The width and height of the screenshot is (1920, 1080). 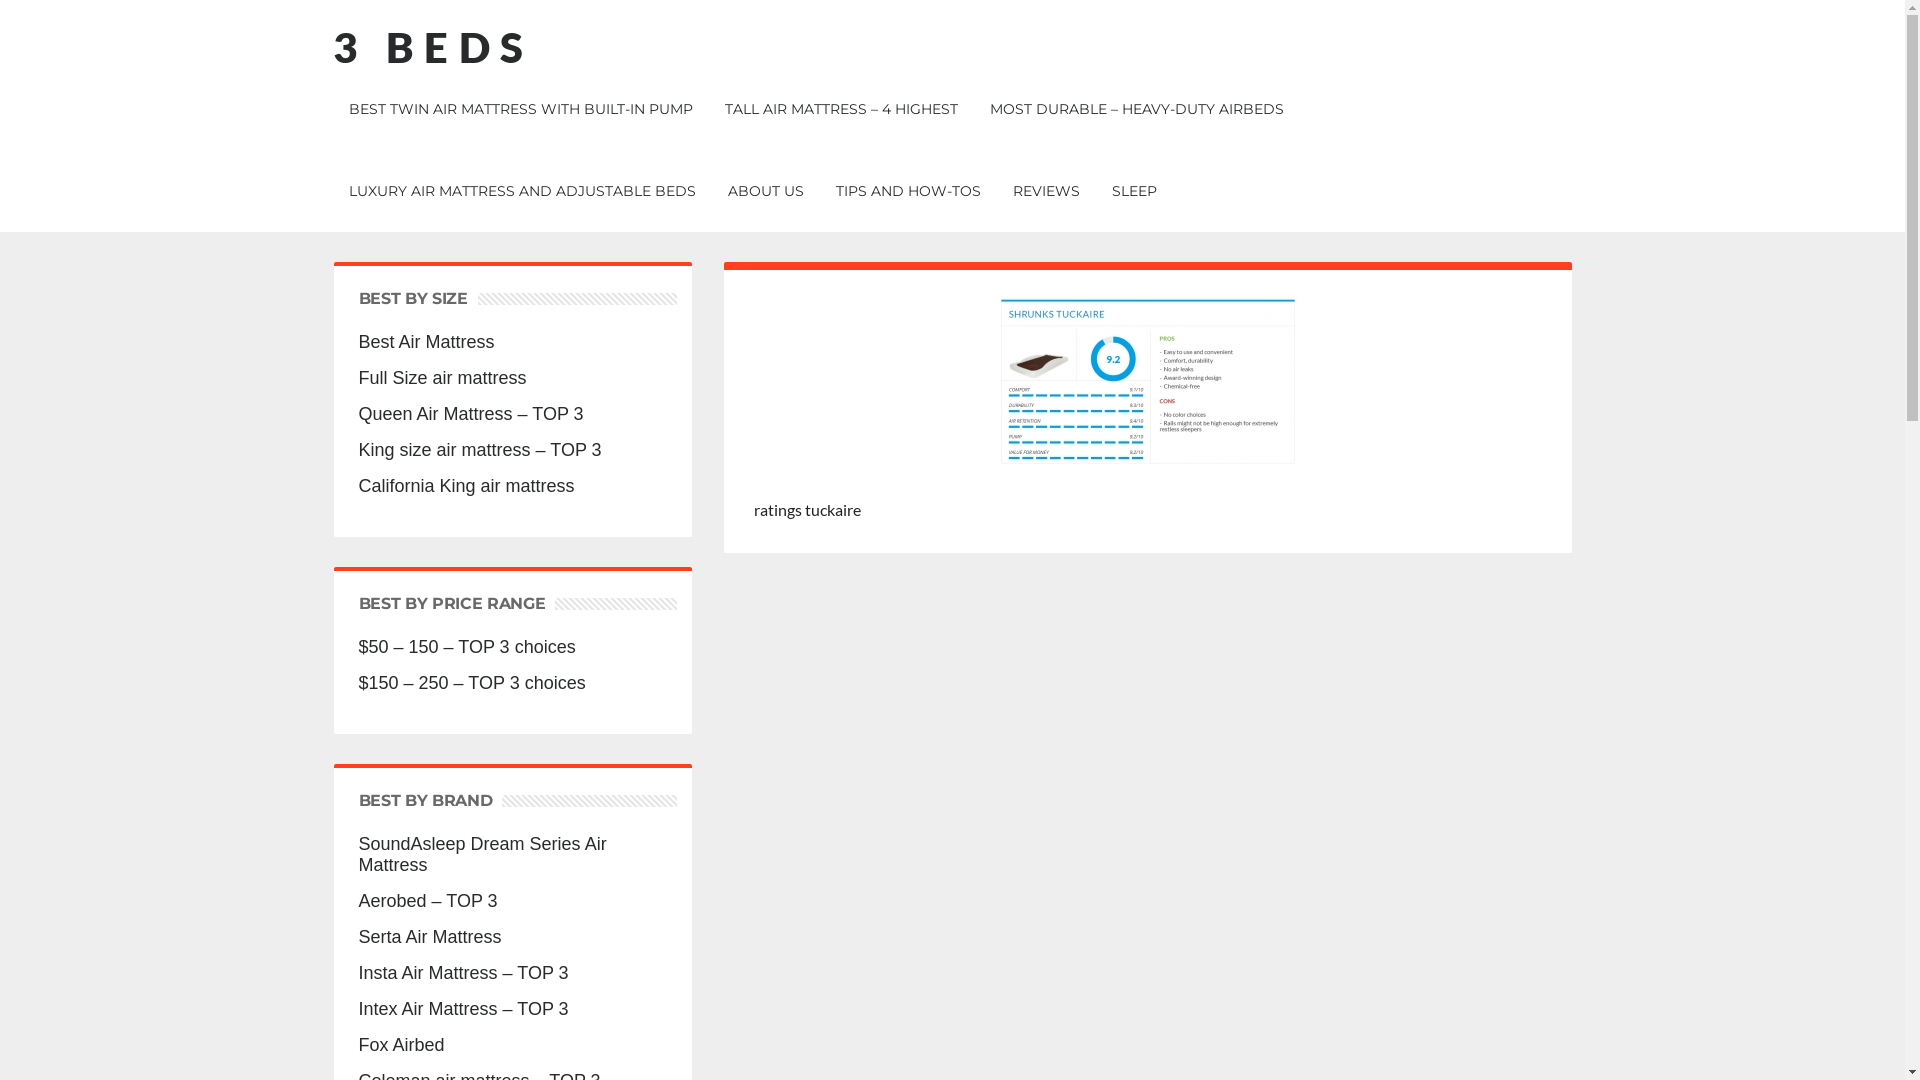 I want to click on 'Serta Air Mattress', so click(x=358, y=937).